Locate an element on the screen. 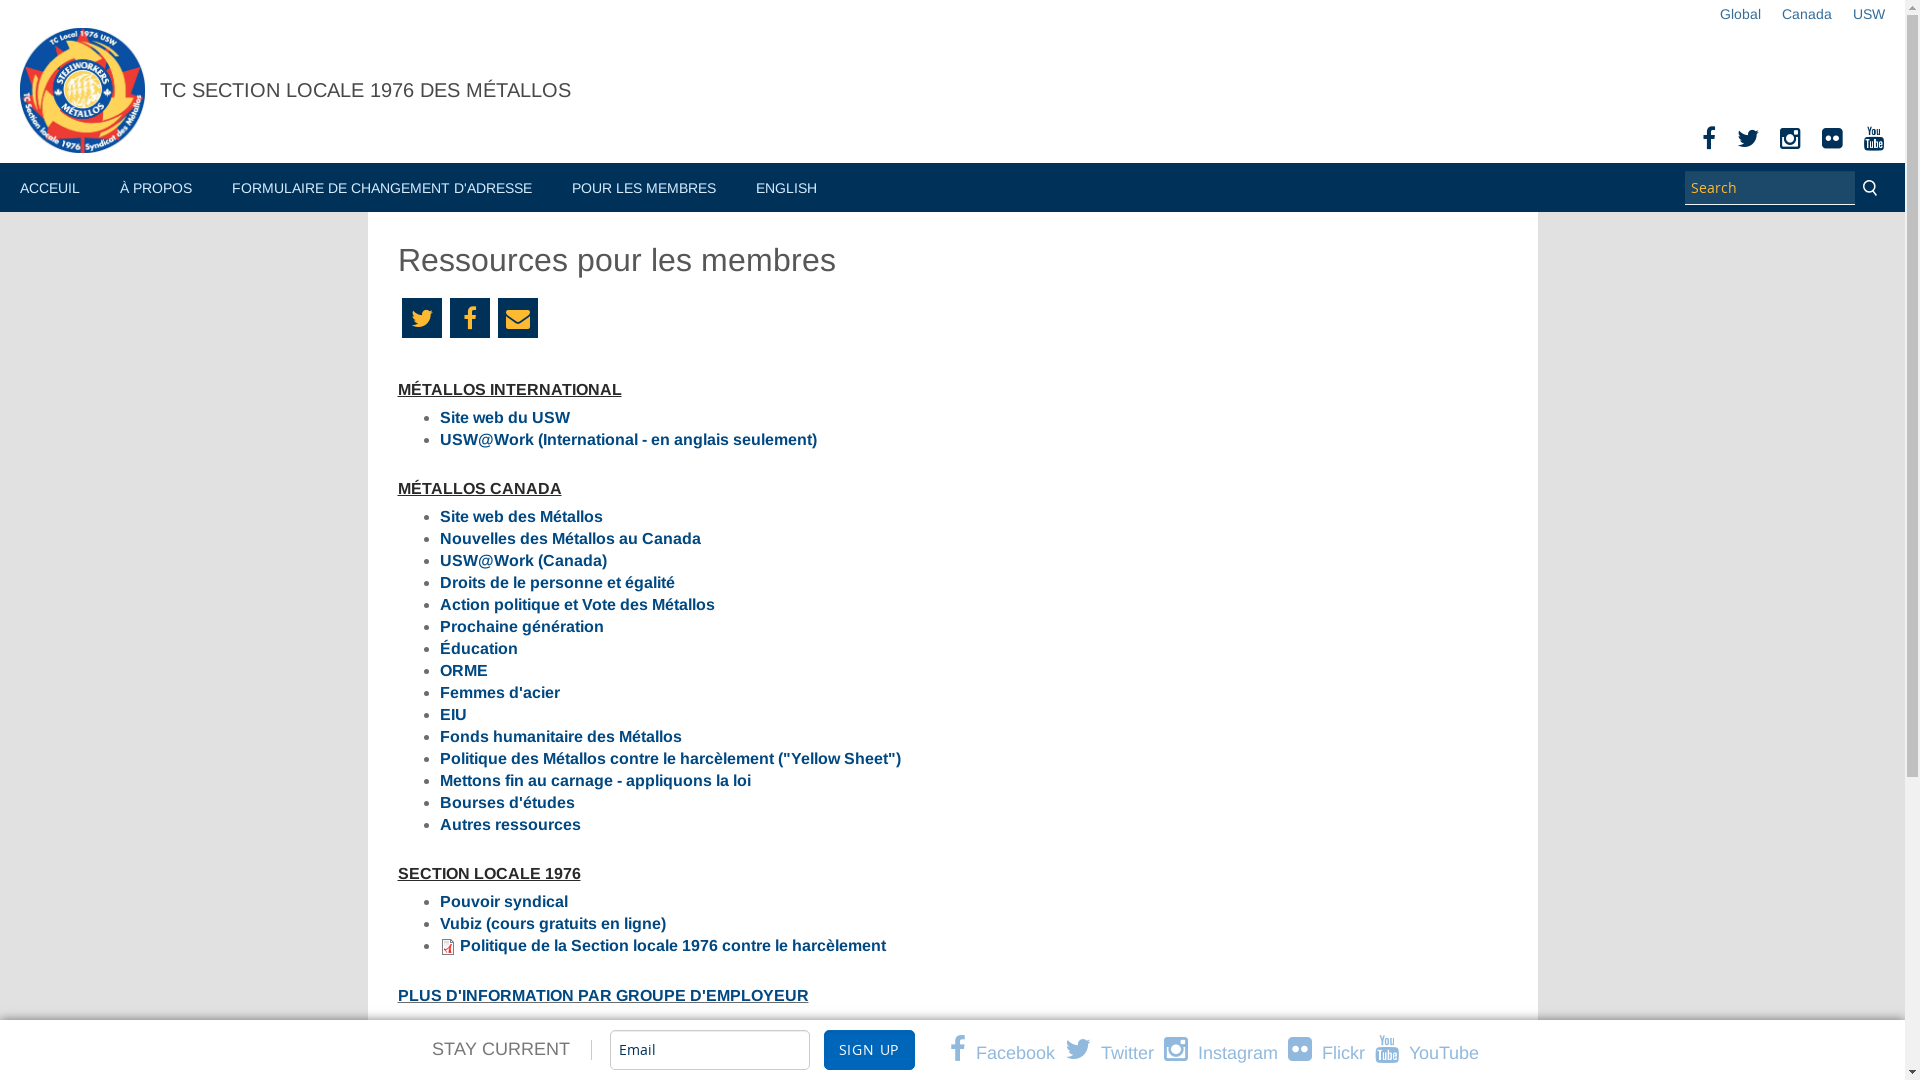  'Site web du USW' is located at coordinates (504, 416).